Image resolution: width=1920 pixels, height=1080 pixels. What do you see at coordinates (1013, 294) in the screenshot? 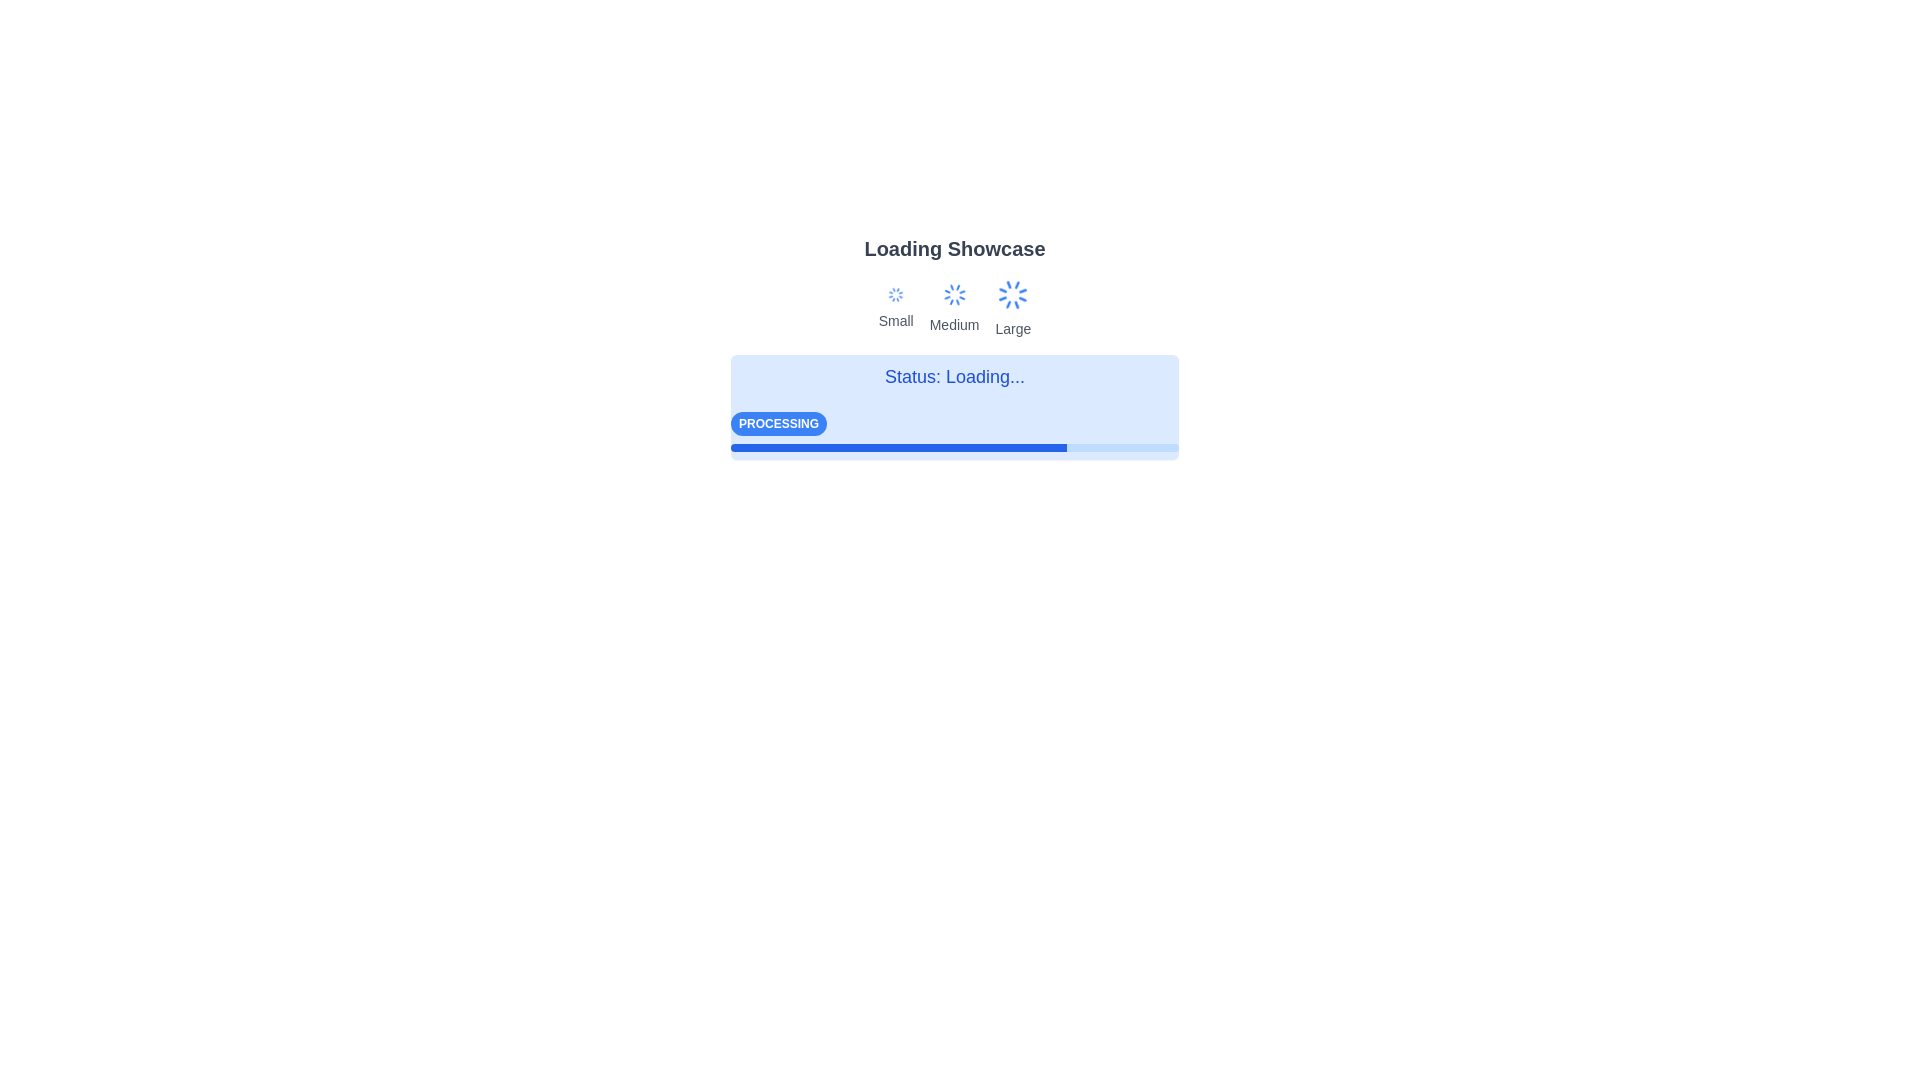
I see `the spinning animation of the blue circular loader icon, which is the third icon in the group labeled 'Small', 'Medium', and 'Large'` at bounding box center [1013, 294].